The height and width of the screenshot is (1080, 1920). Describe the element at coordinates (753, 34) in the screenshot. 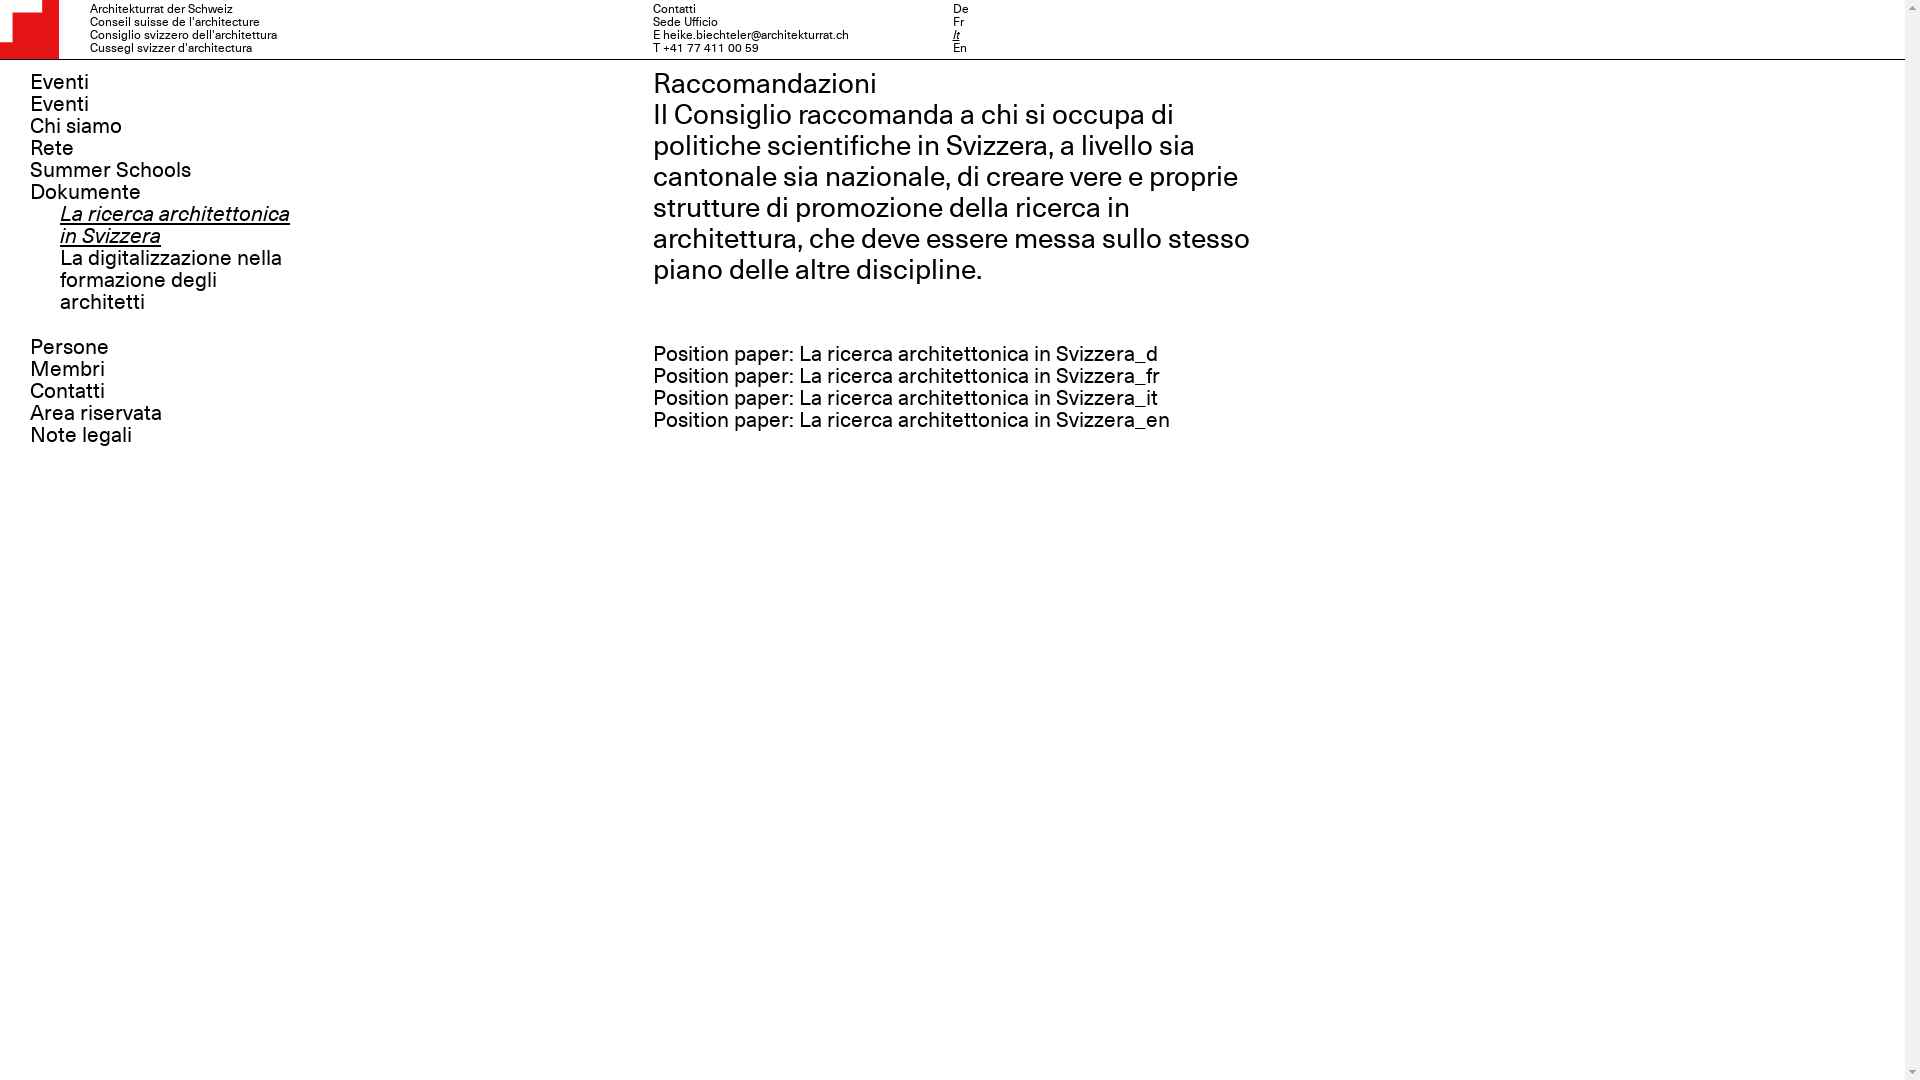

I see `'heike.biechteler@architekturrat.ch'` at that location.